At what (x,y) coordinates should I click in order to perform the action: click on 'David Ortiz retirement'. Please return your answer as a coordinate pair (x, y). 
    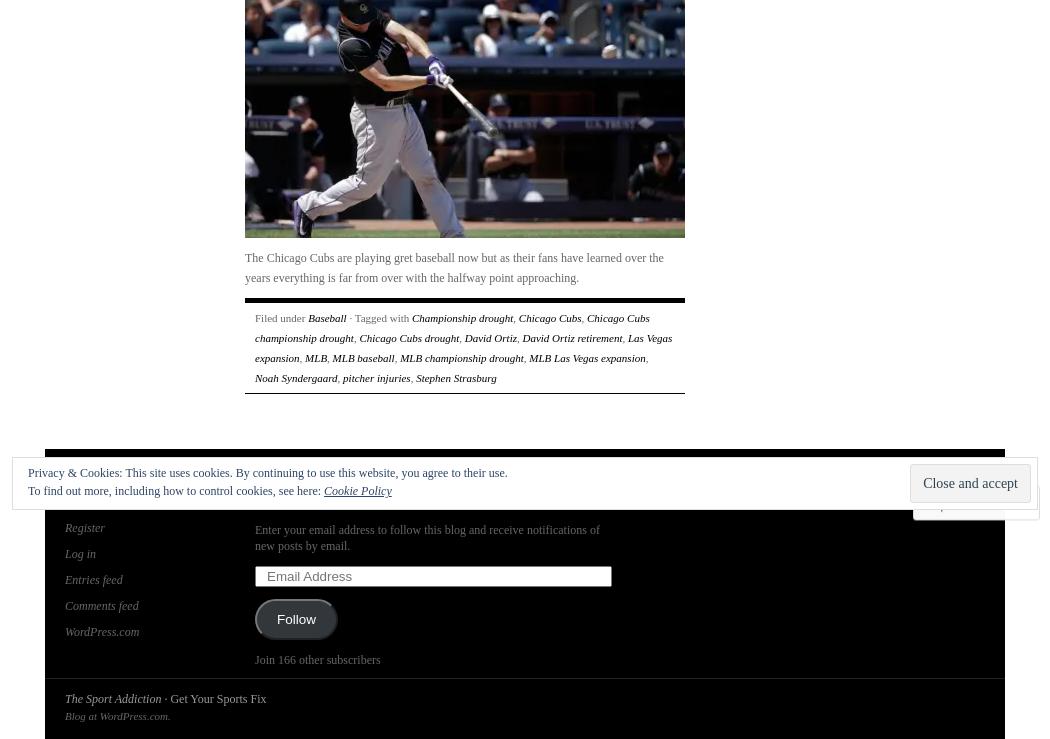
    Looking at the image, I should click on (571, 337).